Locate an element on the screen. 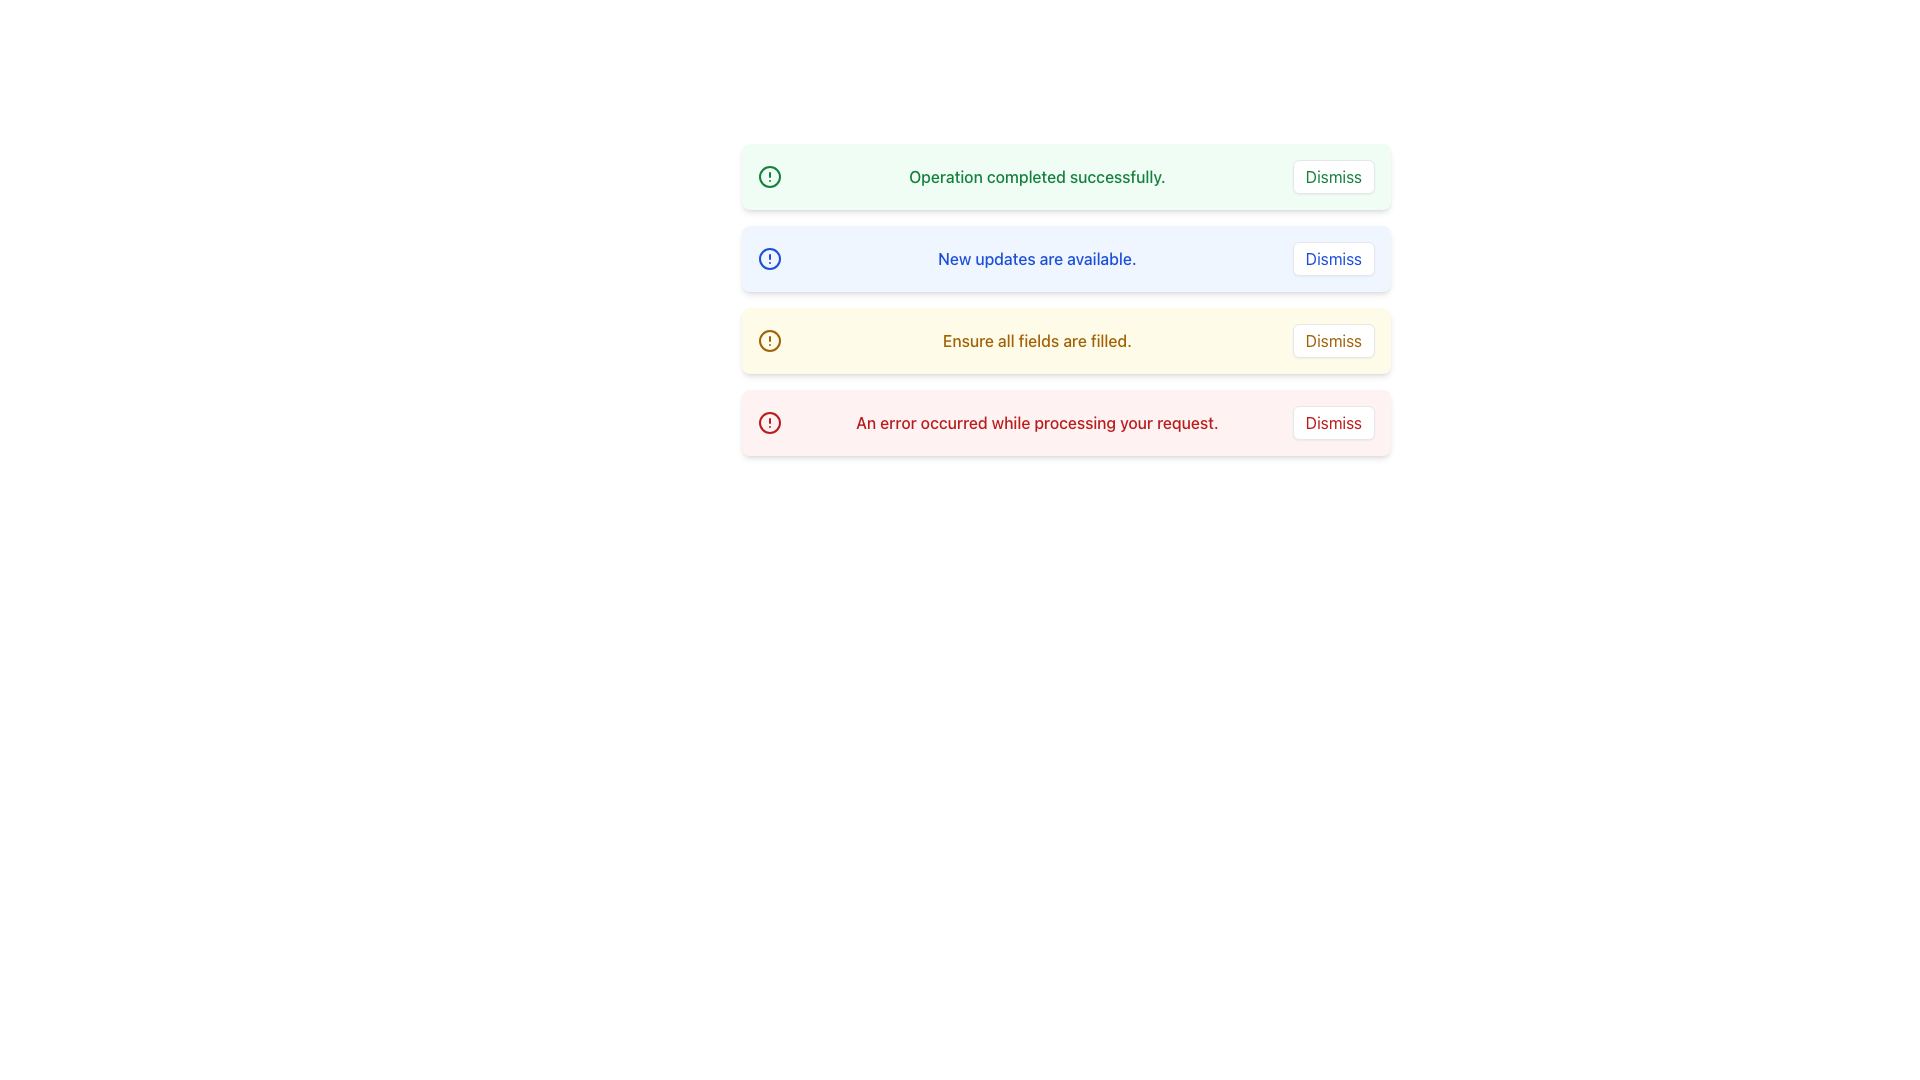 The height and width of the screenshot is (1080, 1920). the dismissal button located on the far right of the red alert box containing the message 'An error occurred while processing your request.' is located at coordinates (1333, 422).